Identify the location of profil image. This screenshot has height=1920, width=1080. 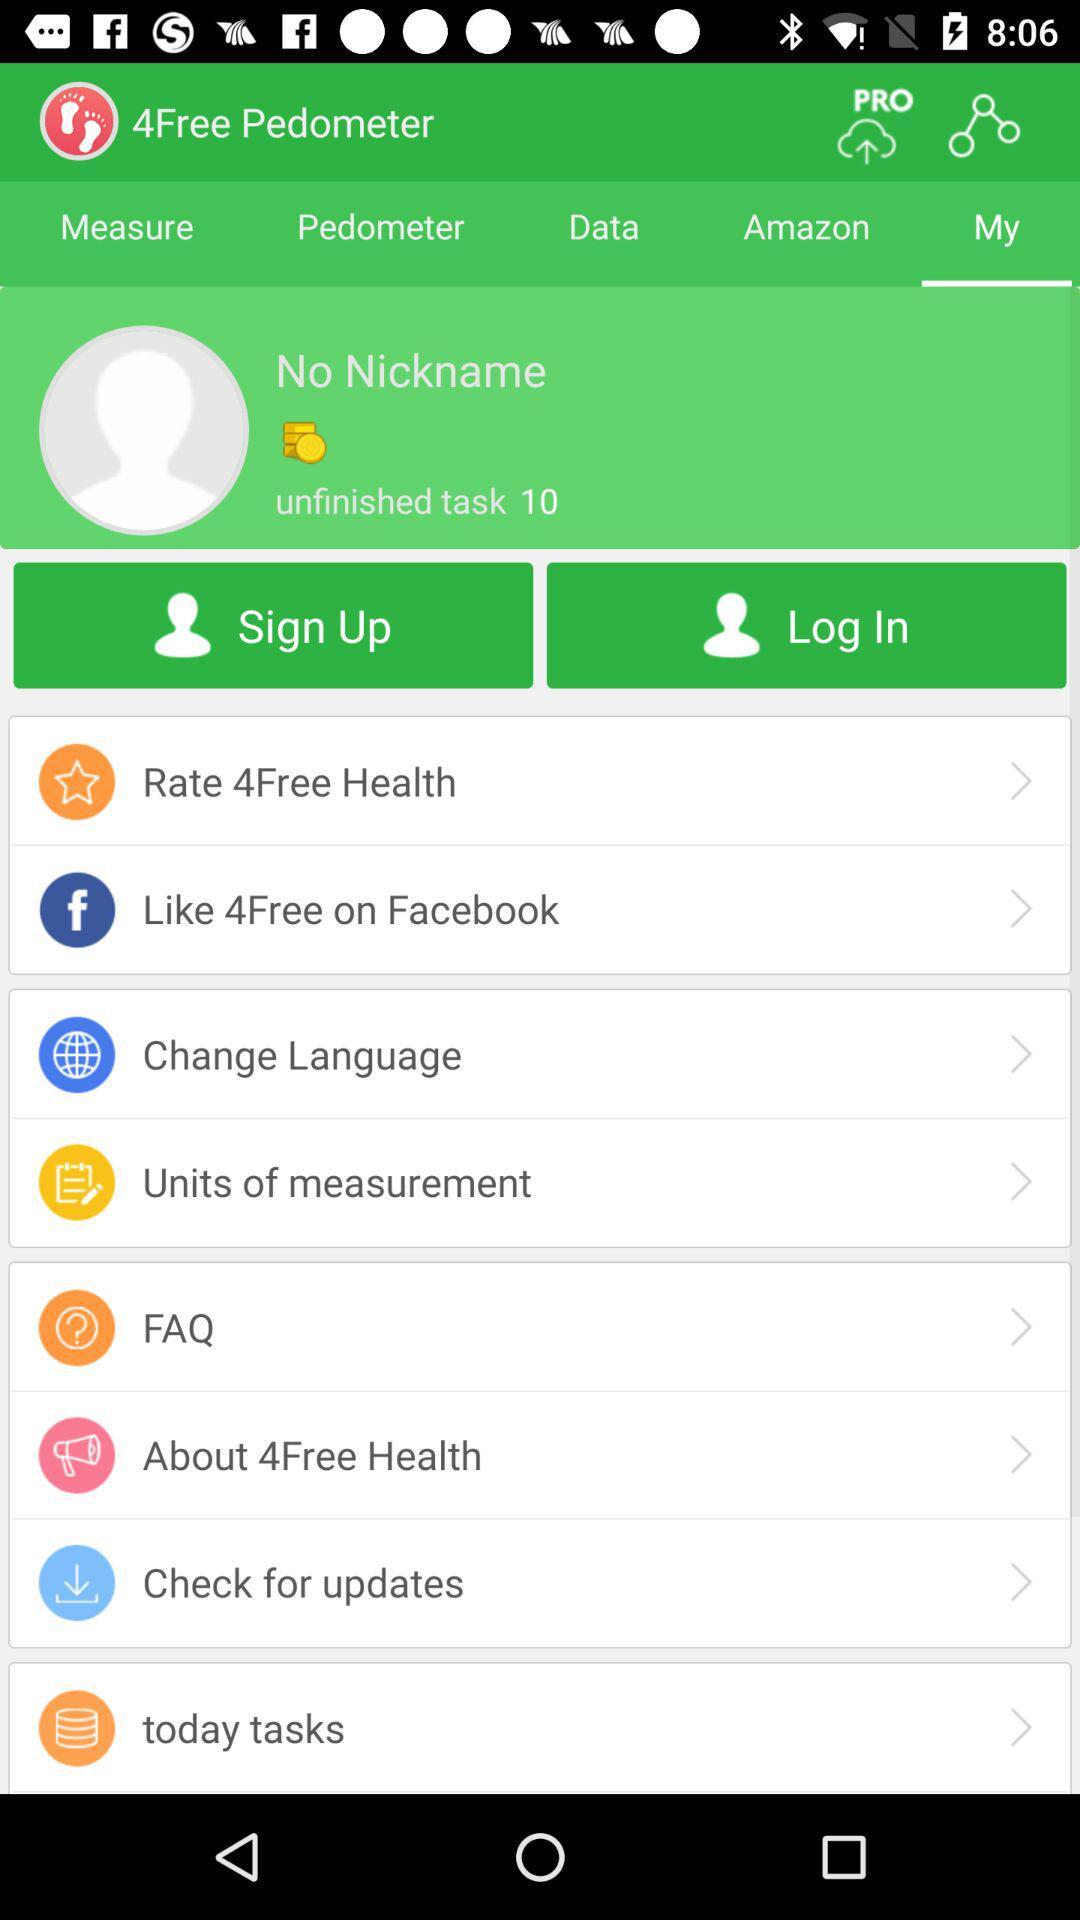
(142, 429).